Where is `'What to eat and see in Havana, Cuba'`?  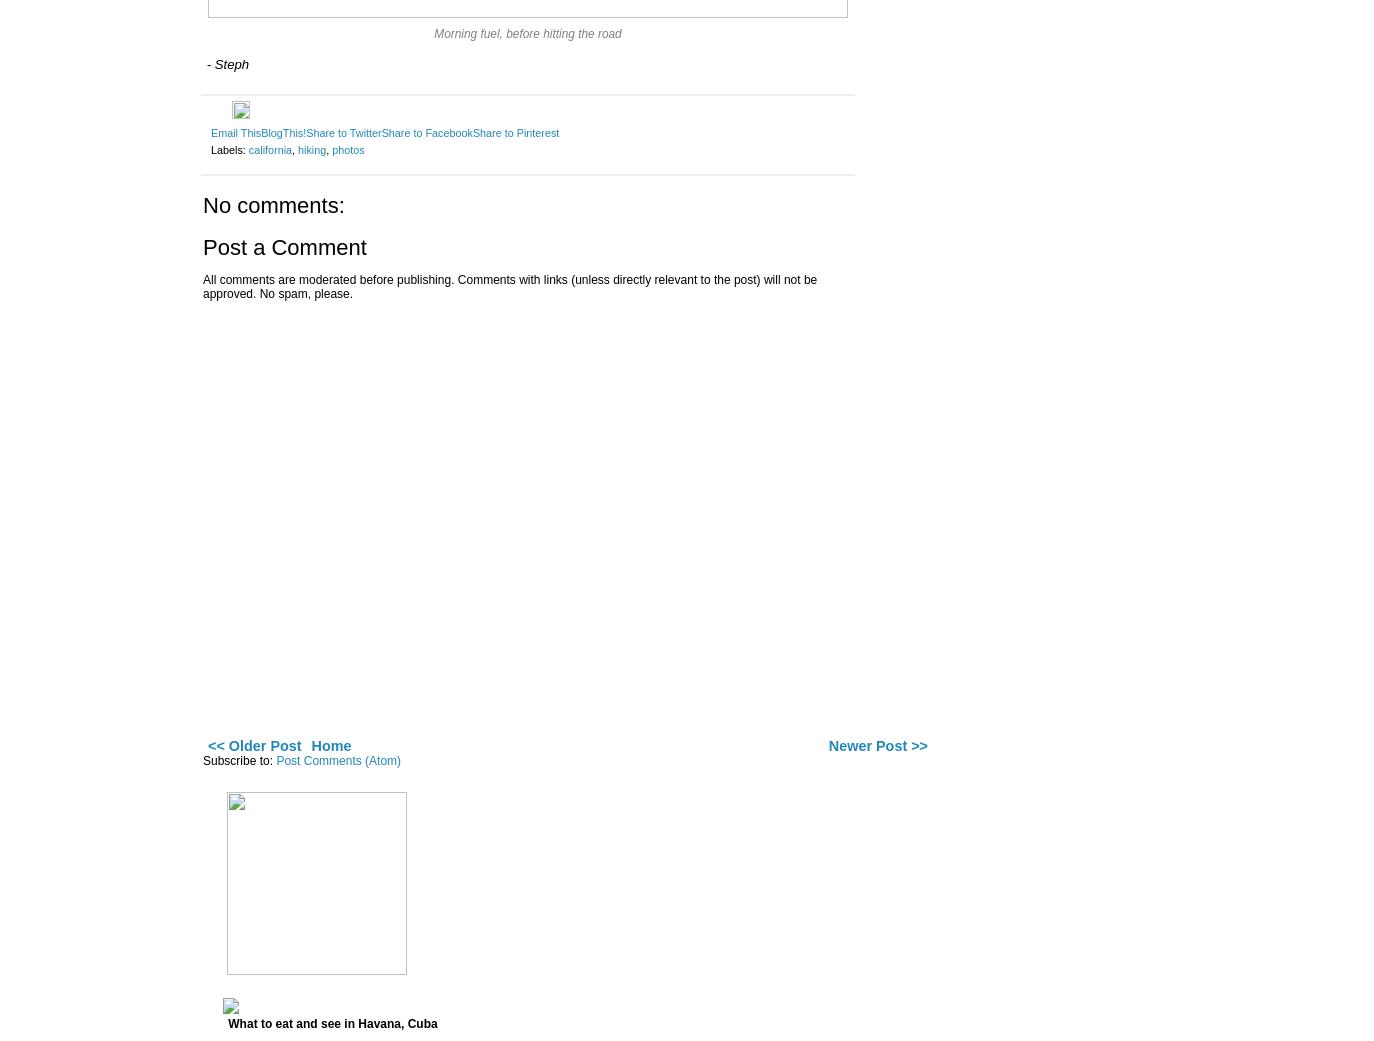
'What to eat and see in Havana, Cuba' is located at coordinates (331, 1024).